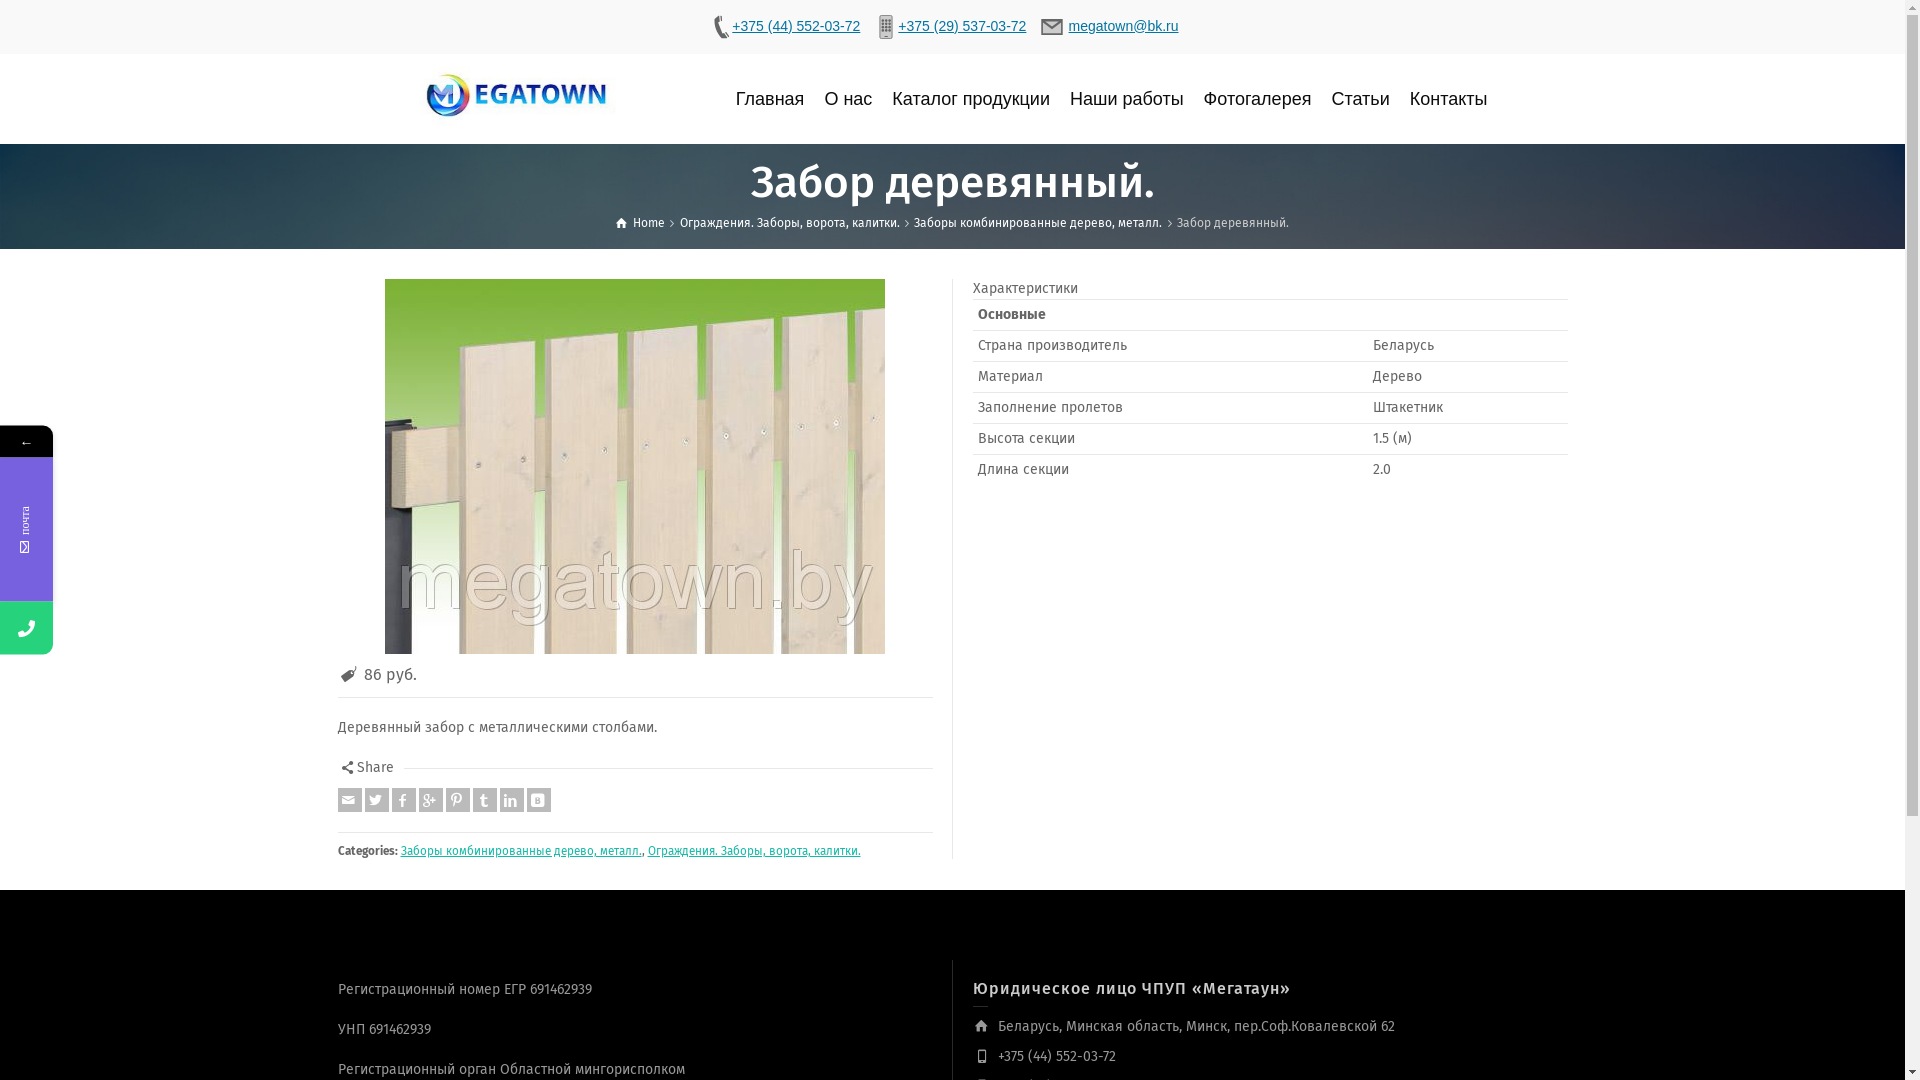  Describe the element at coordinates (949, 26) in the screenshot. I see `'+375 (29) 537-03-72'` at that location.